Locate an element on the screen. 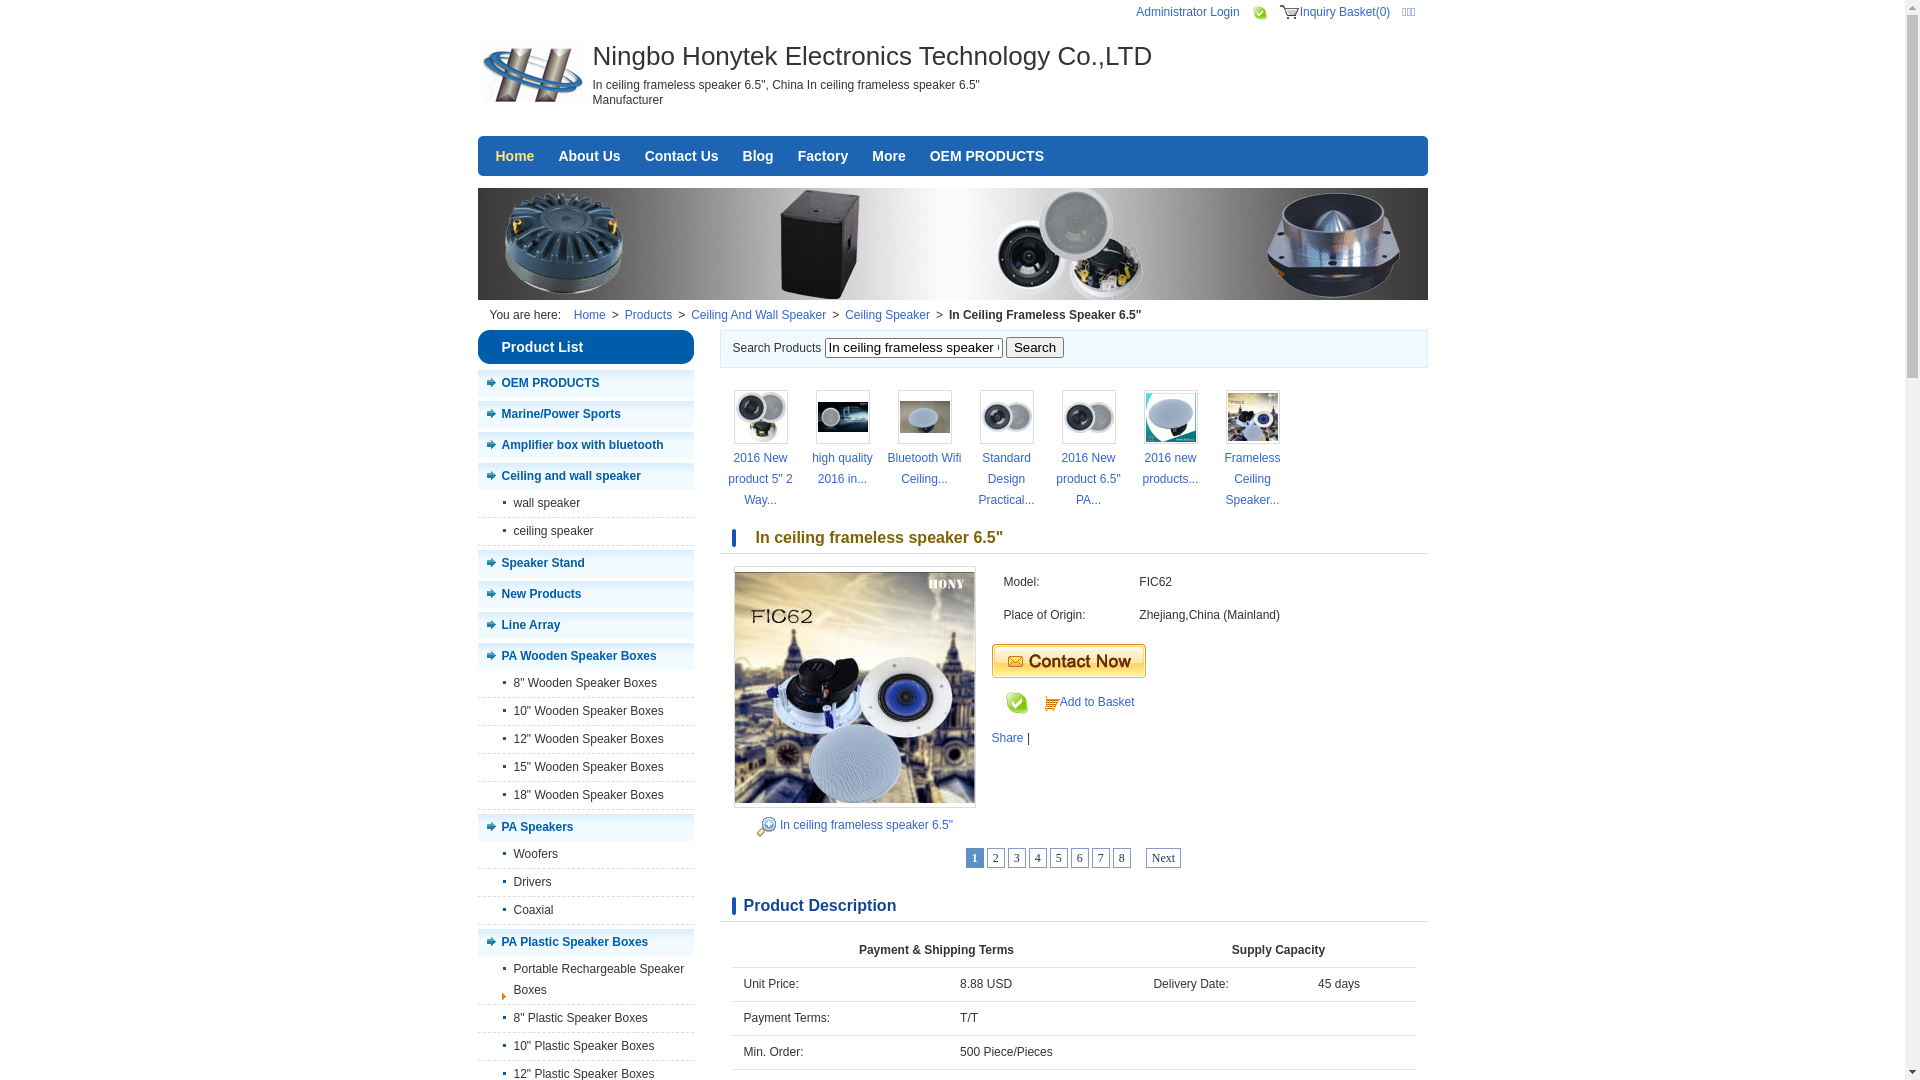 This screenshot has width=1920, height=1080. '12" Wooden Speaker Boxes' is located at coordinates (477, 740).